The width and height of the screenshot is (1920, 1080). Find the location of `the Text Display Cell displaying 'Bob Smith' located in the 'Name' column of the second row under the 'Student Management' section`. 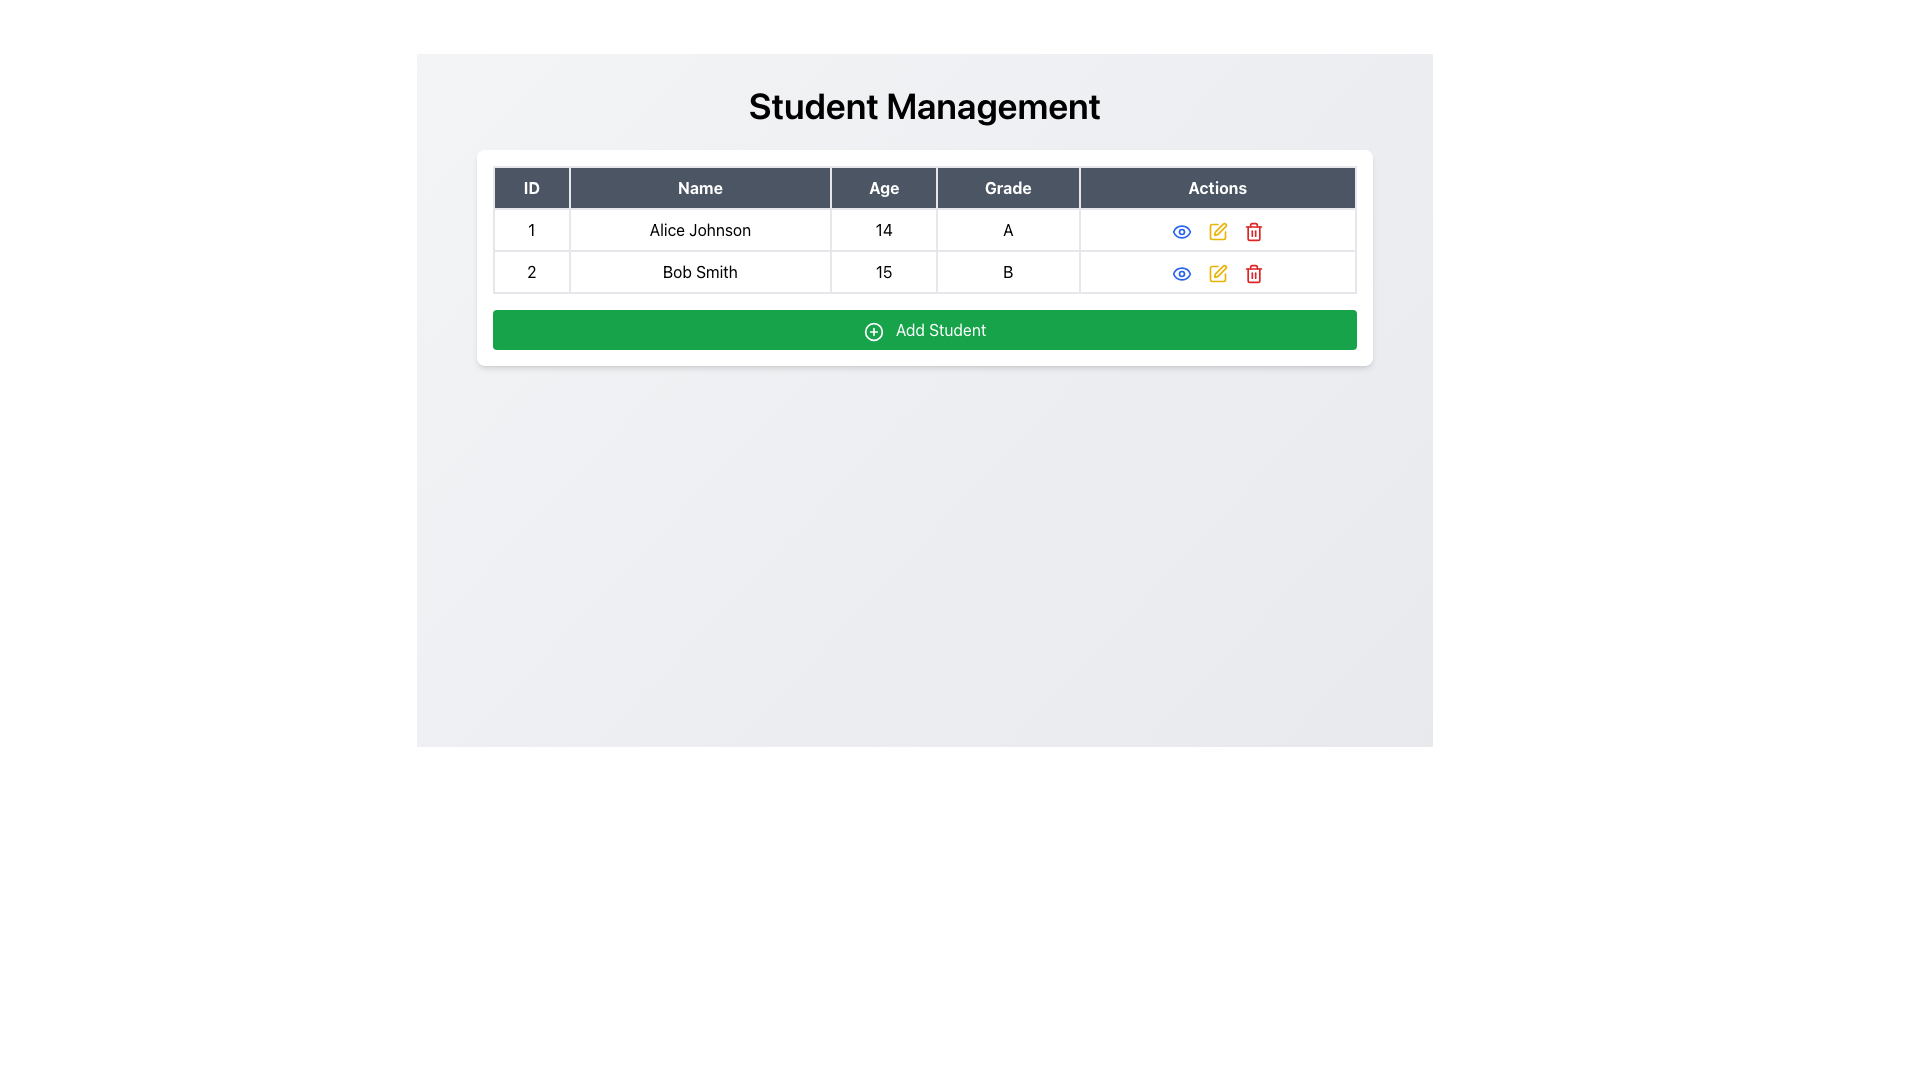

the Text Display Cell displaying 'Bob Smith' located in the 'Name' column of the second row under the 'Student Management' section is located at coordinates (700, 272).